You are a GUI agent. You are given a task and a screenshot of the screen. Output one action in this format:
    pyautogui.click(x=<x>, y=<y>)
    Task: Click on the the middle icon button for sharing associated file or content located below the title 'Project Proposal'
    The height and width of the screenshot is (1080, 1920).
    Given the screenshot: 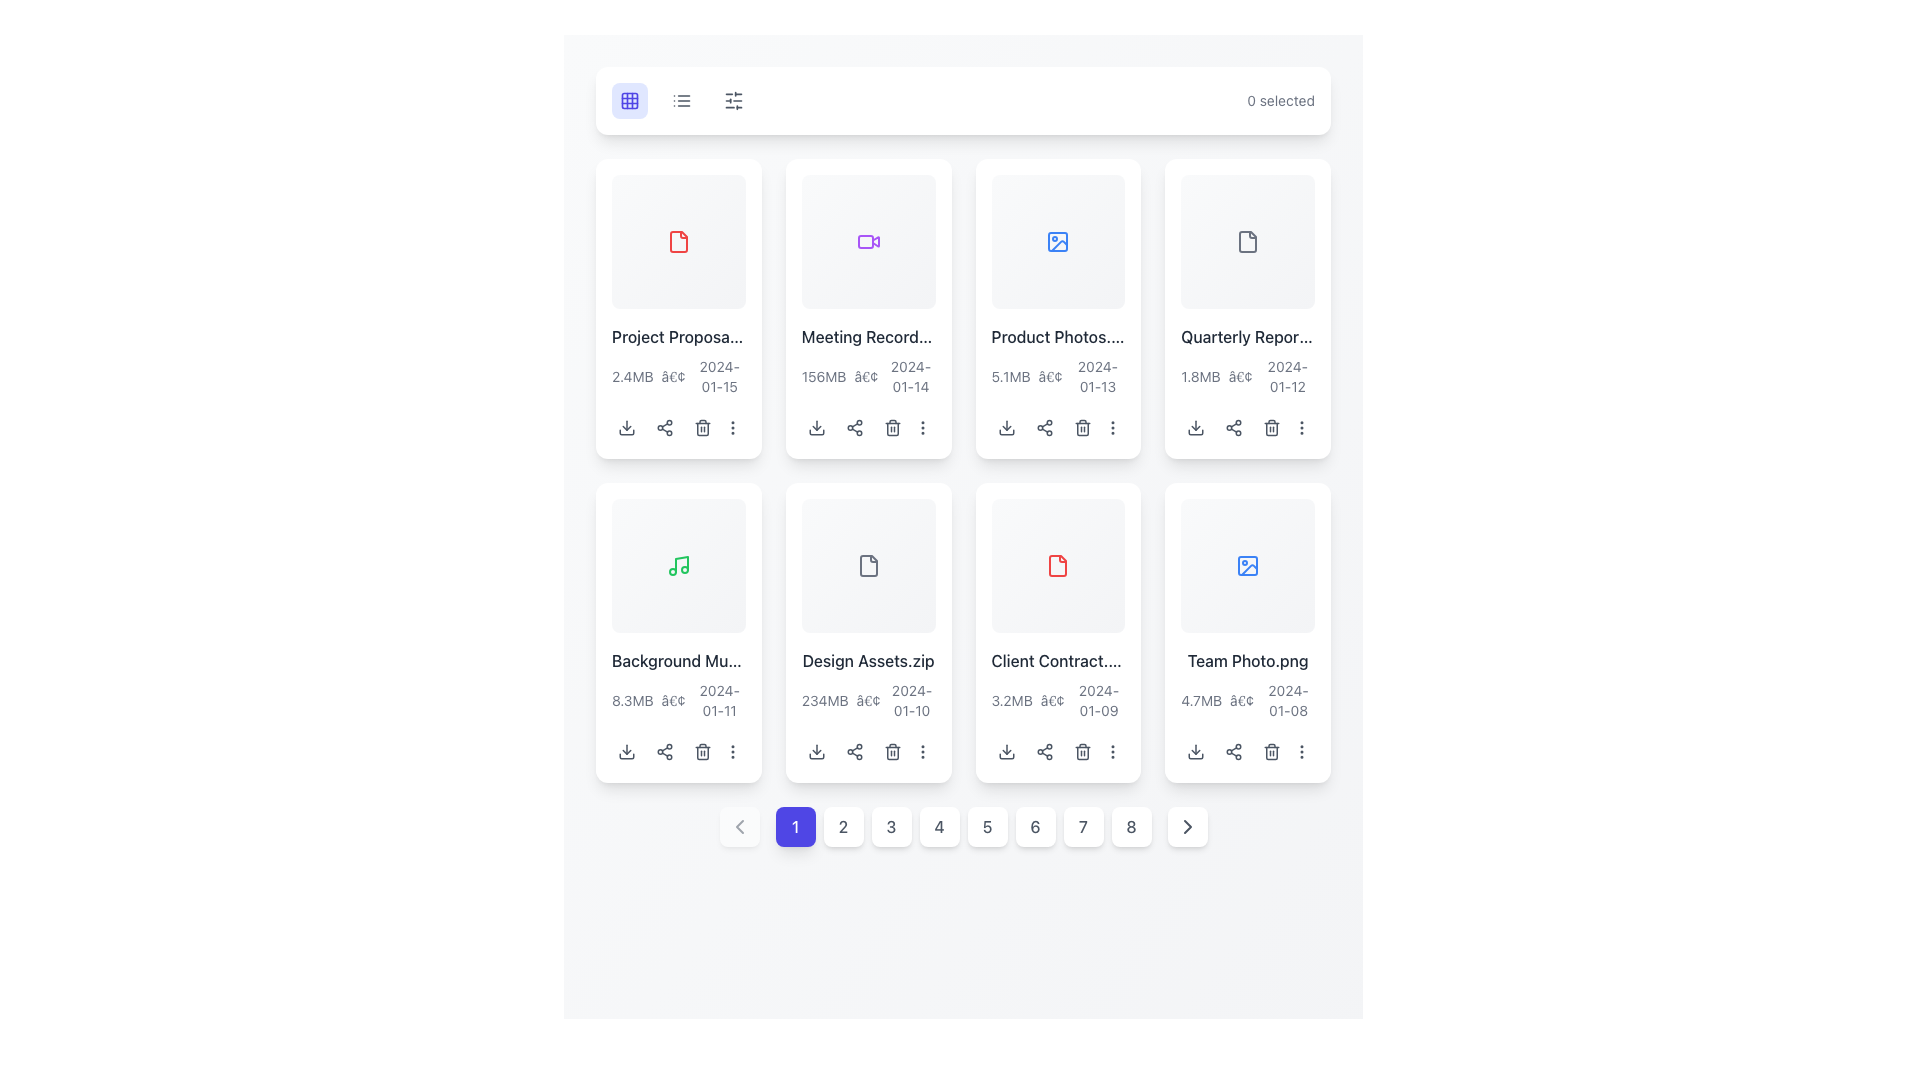 What is the action you would take?
    pyautogui.click(x=665, y=426)
    